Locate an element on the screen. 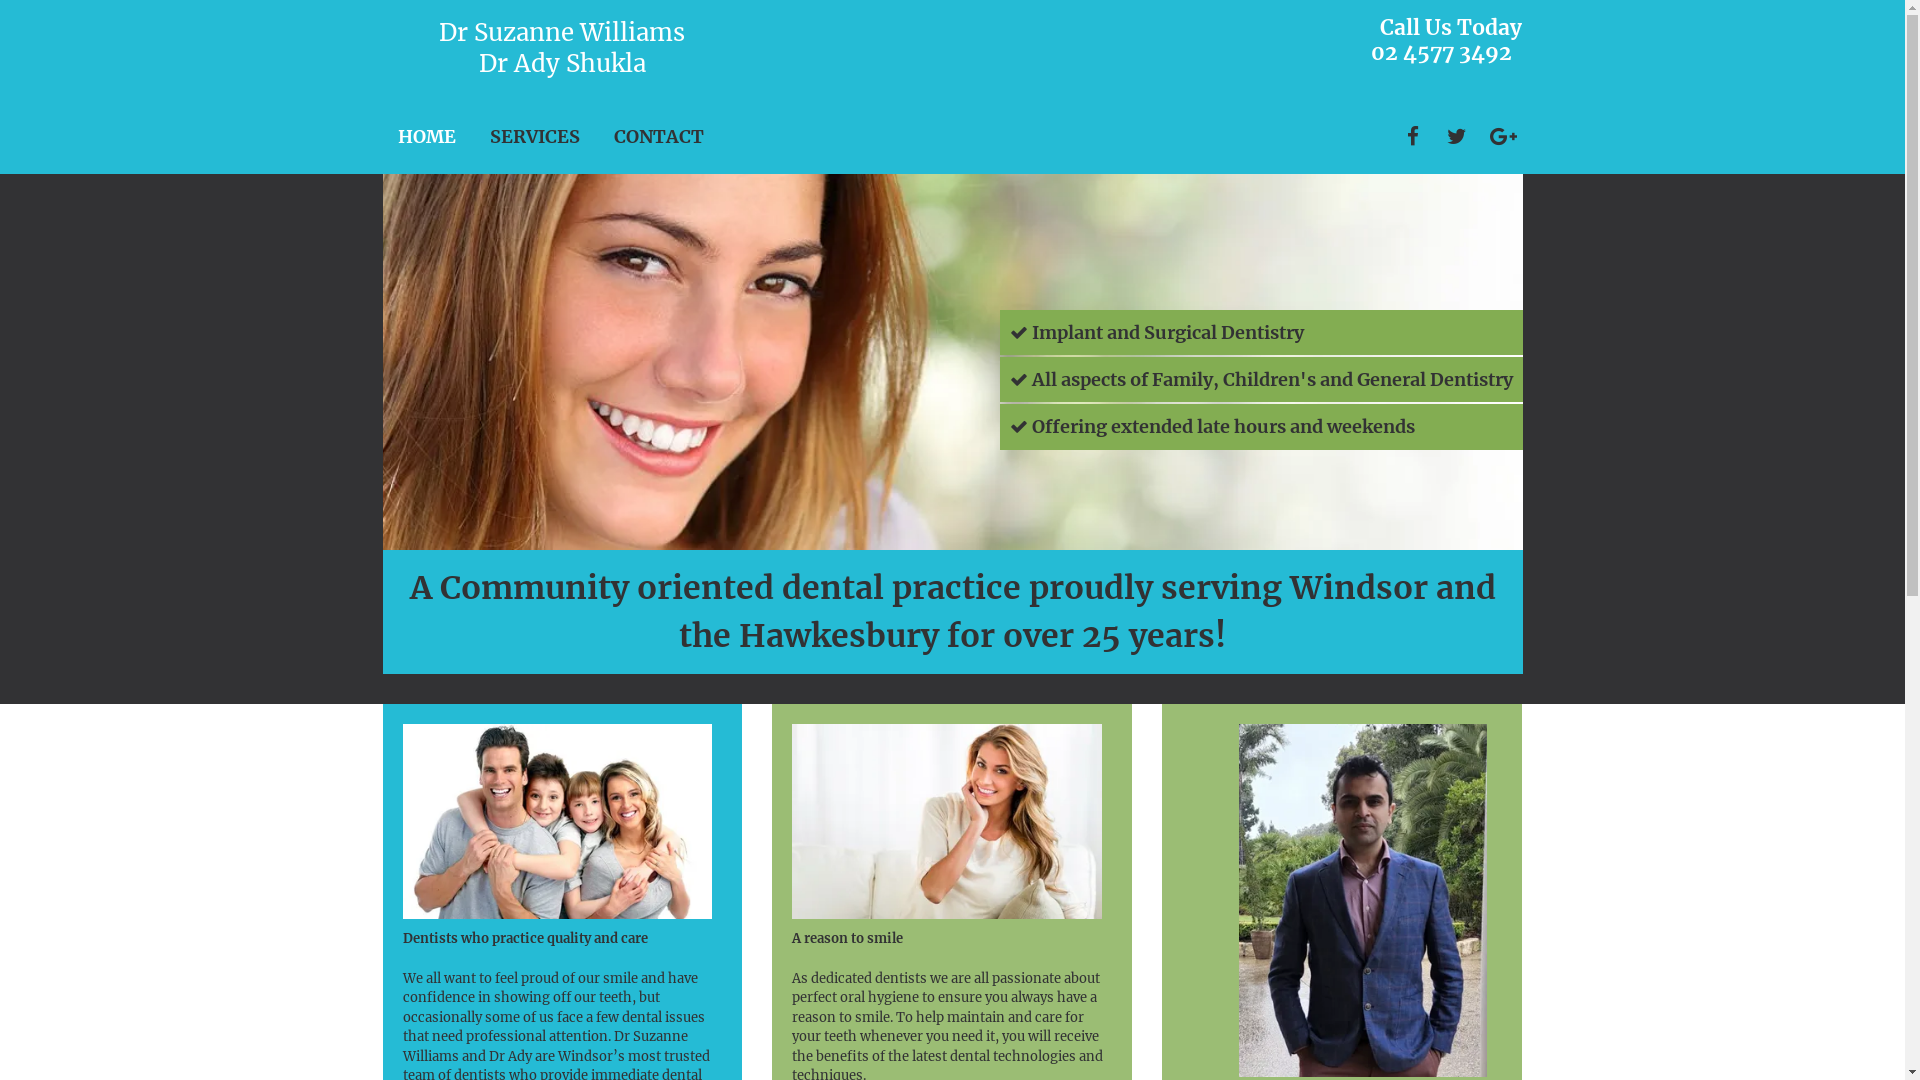 The height and width of the screenshot is (1080, 1920). 'CONTACT' is located at coordinates (613, 136).